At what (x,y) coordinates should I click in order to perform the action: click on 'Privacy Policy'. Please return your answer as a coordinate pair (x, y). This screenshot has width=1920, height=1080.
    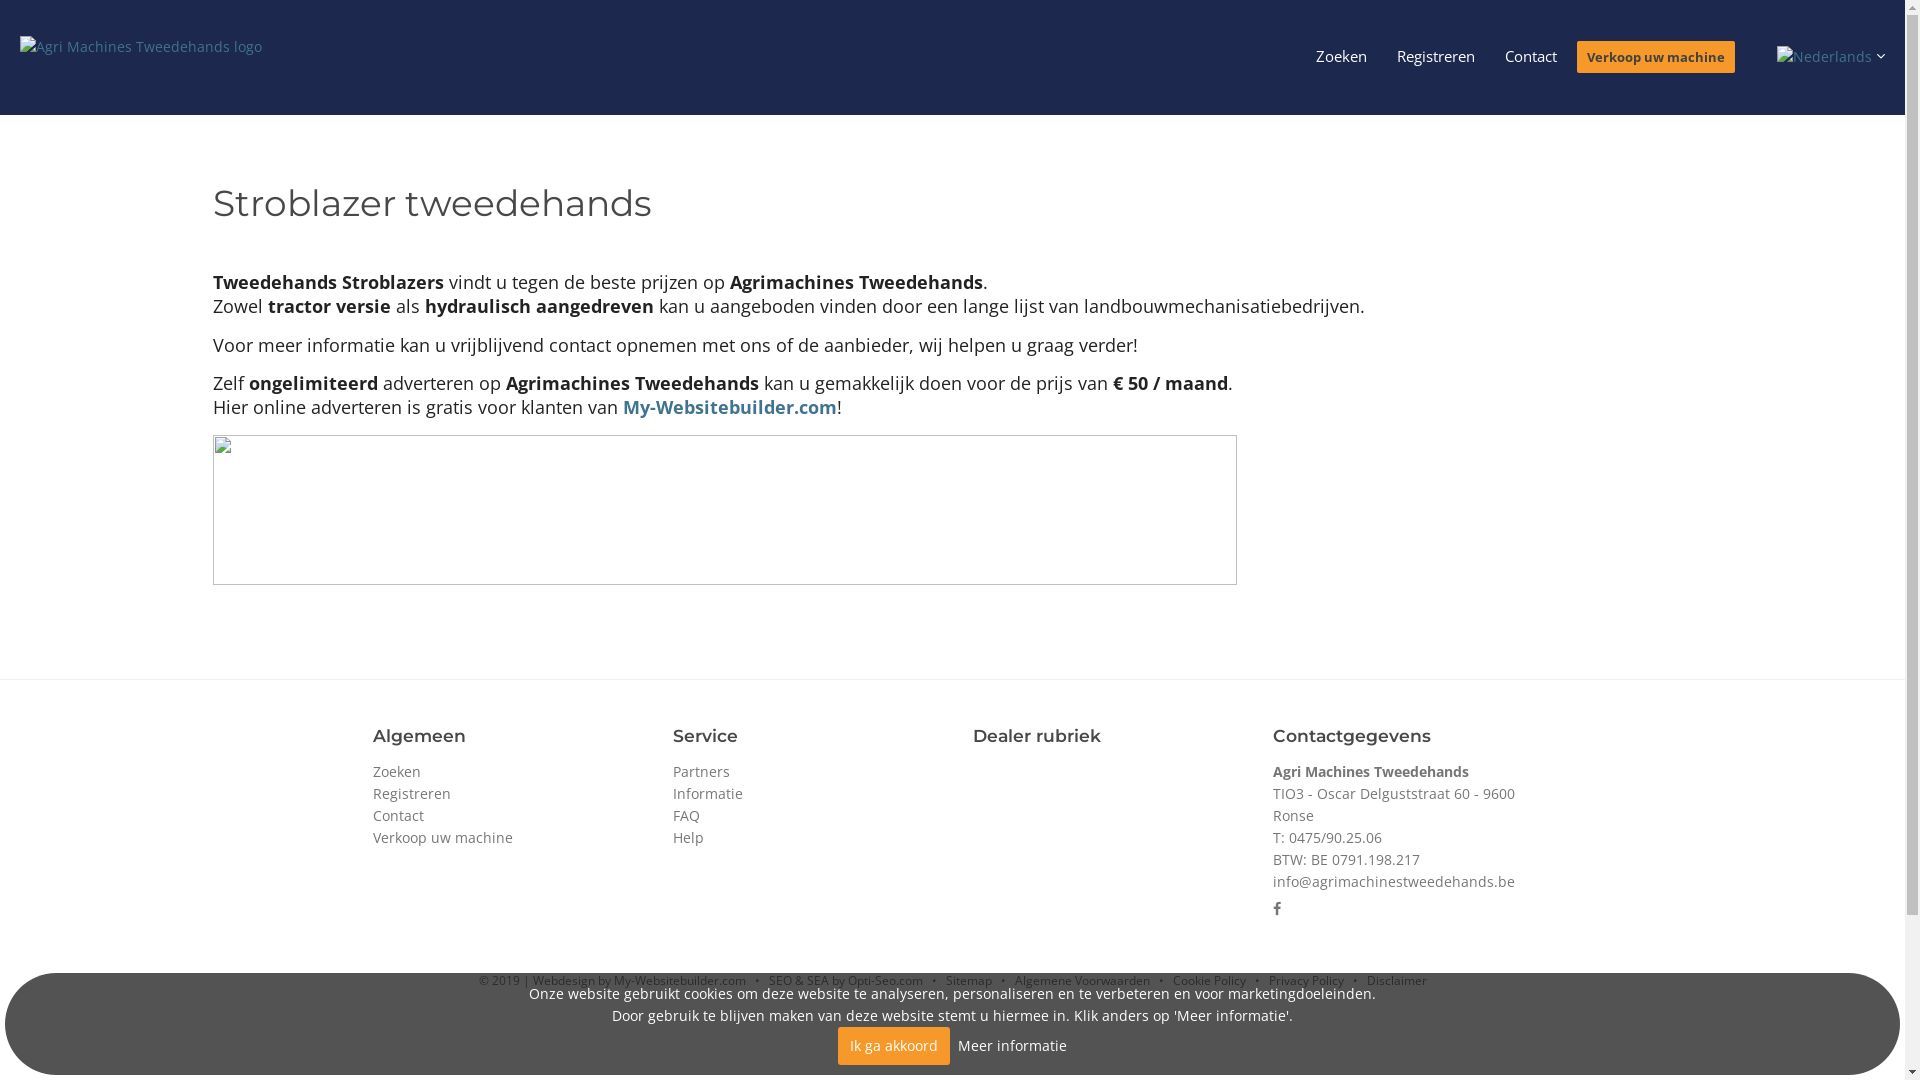
    Looking at the image, I should click on (1266, 979).